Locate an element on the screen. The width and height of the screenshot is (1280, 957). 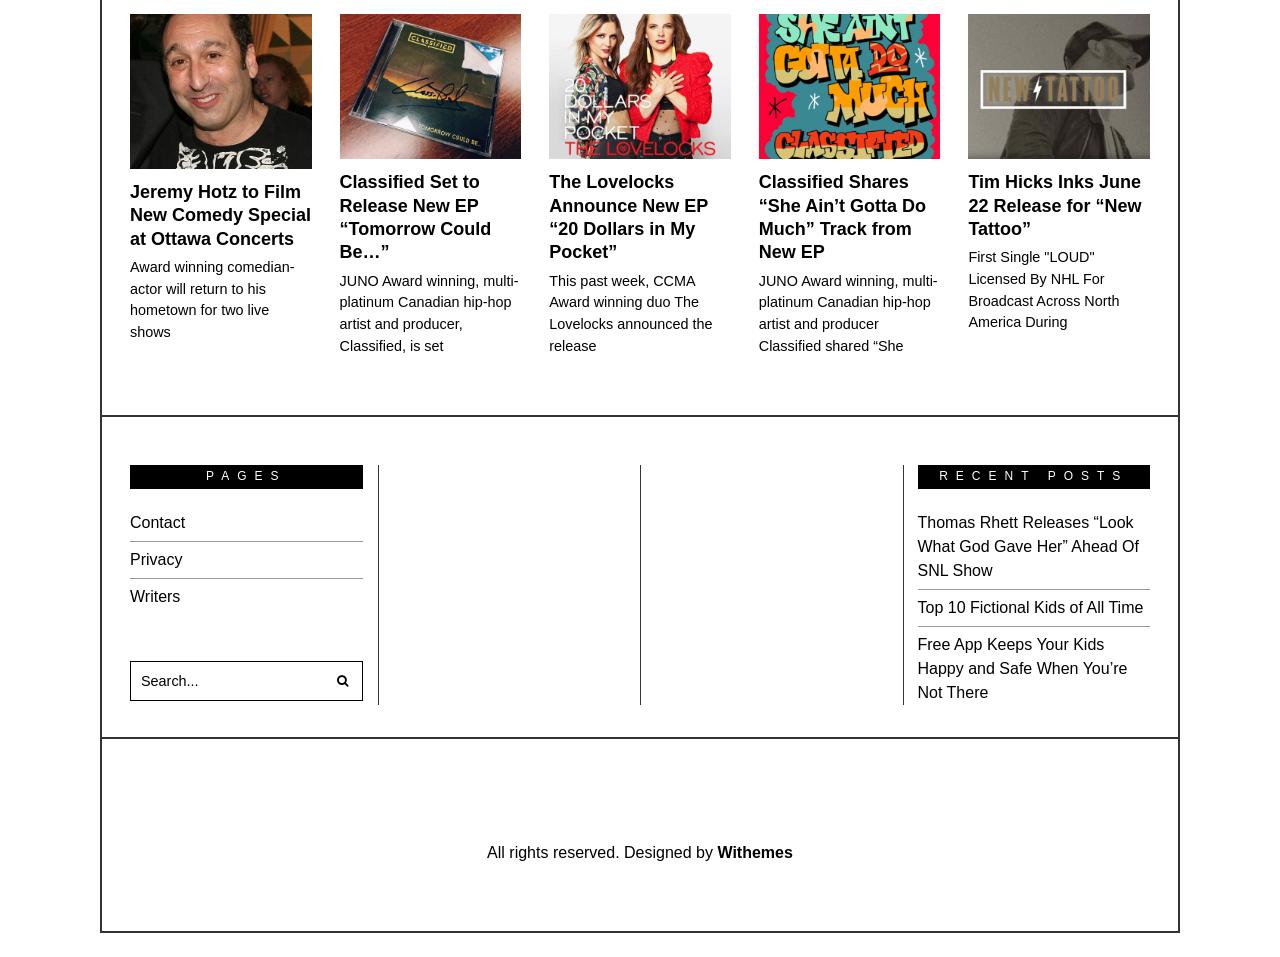
'Recent Posts' is located at coordinates (1033, 475).